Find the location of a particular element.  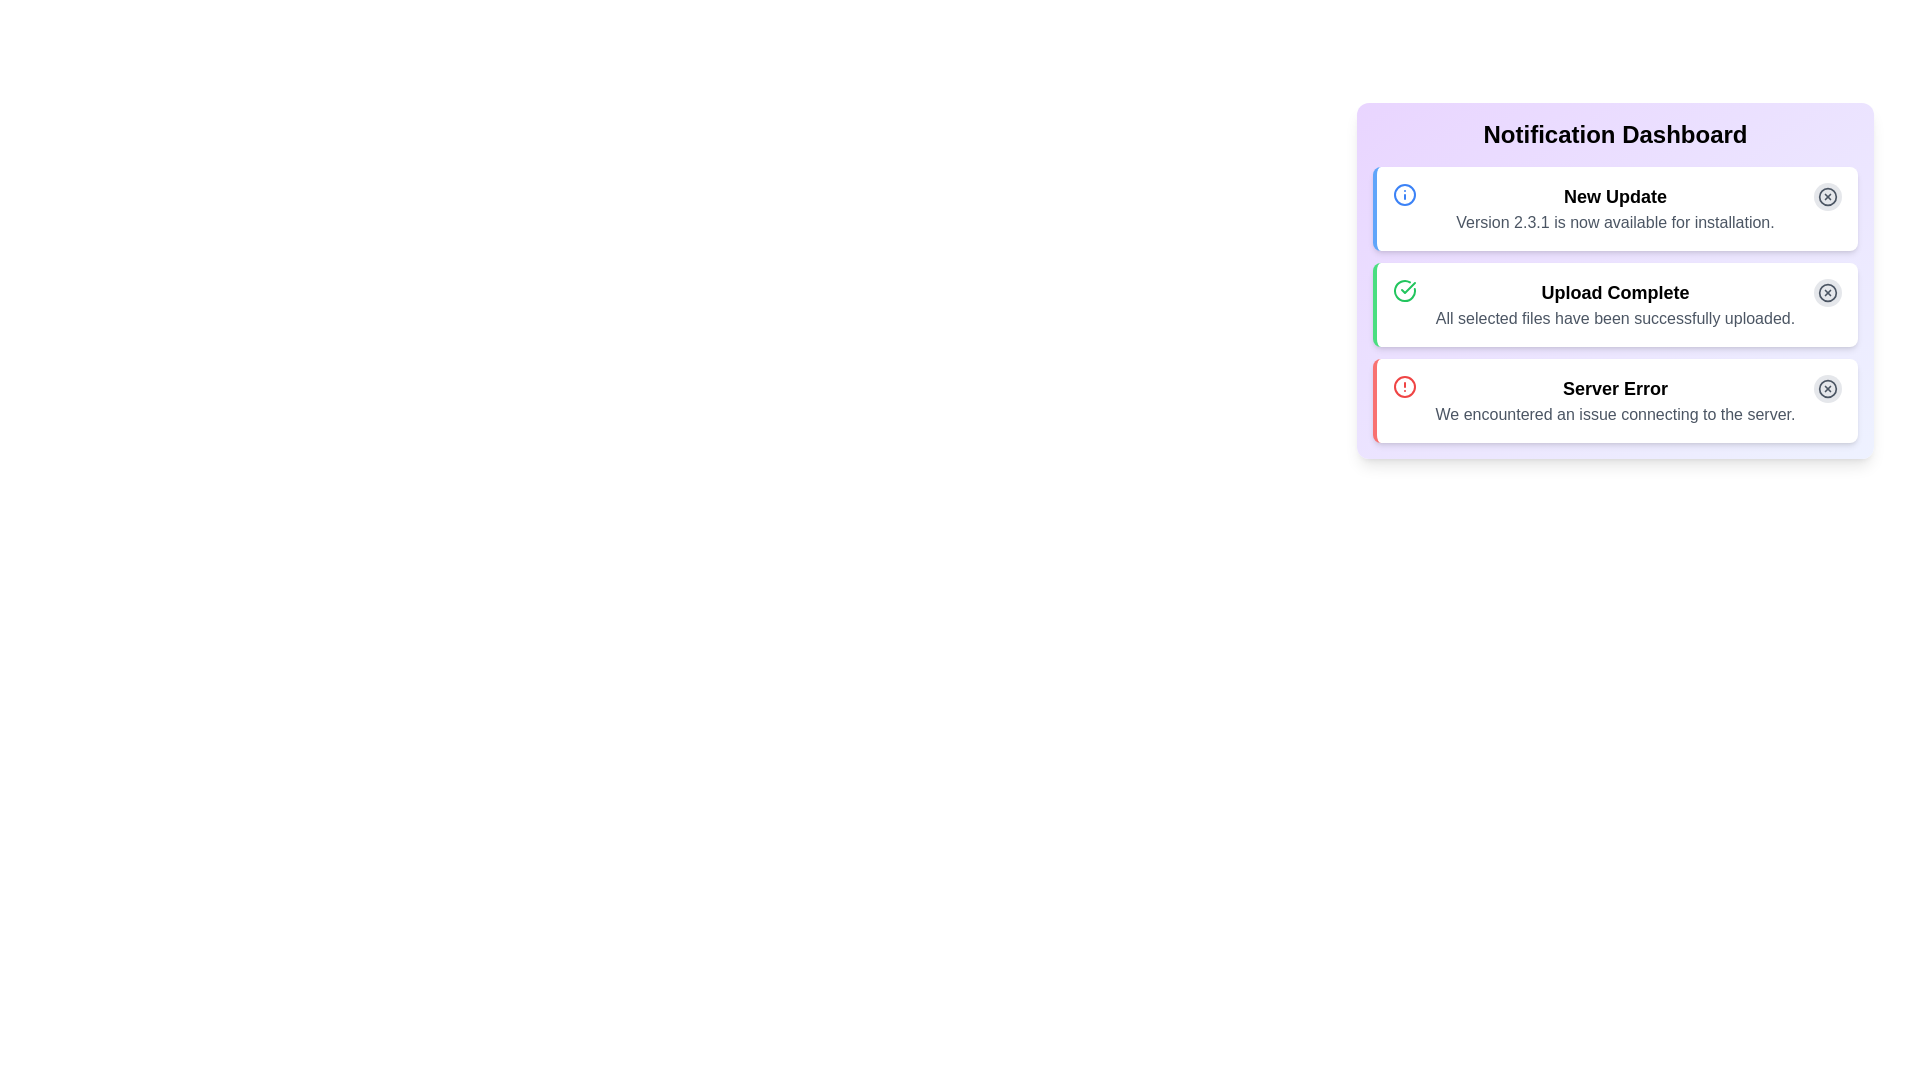

the icon button located at the far right of the 'Upload Complete' notification card is located at coordinates (1828, 293).